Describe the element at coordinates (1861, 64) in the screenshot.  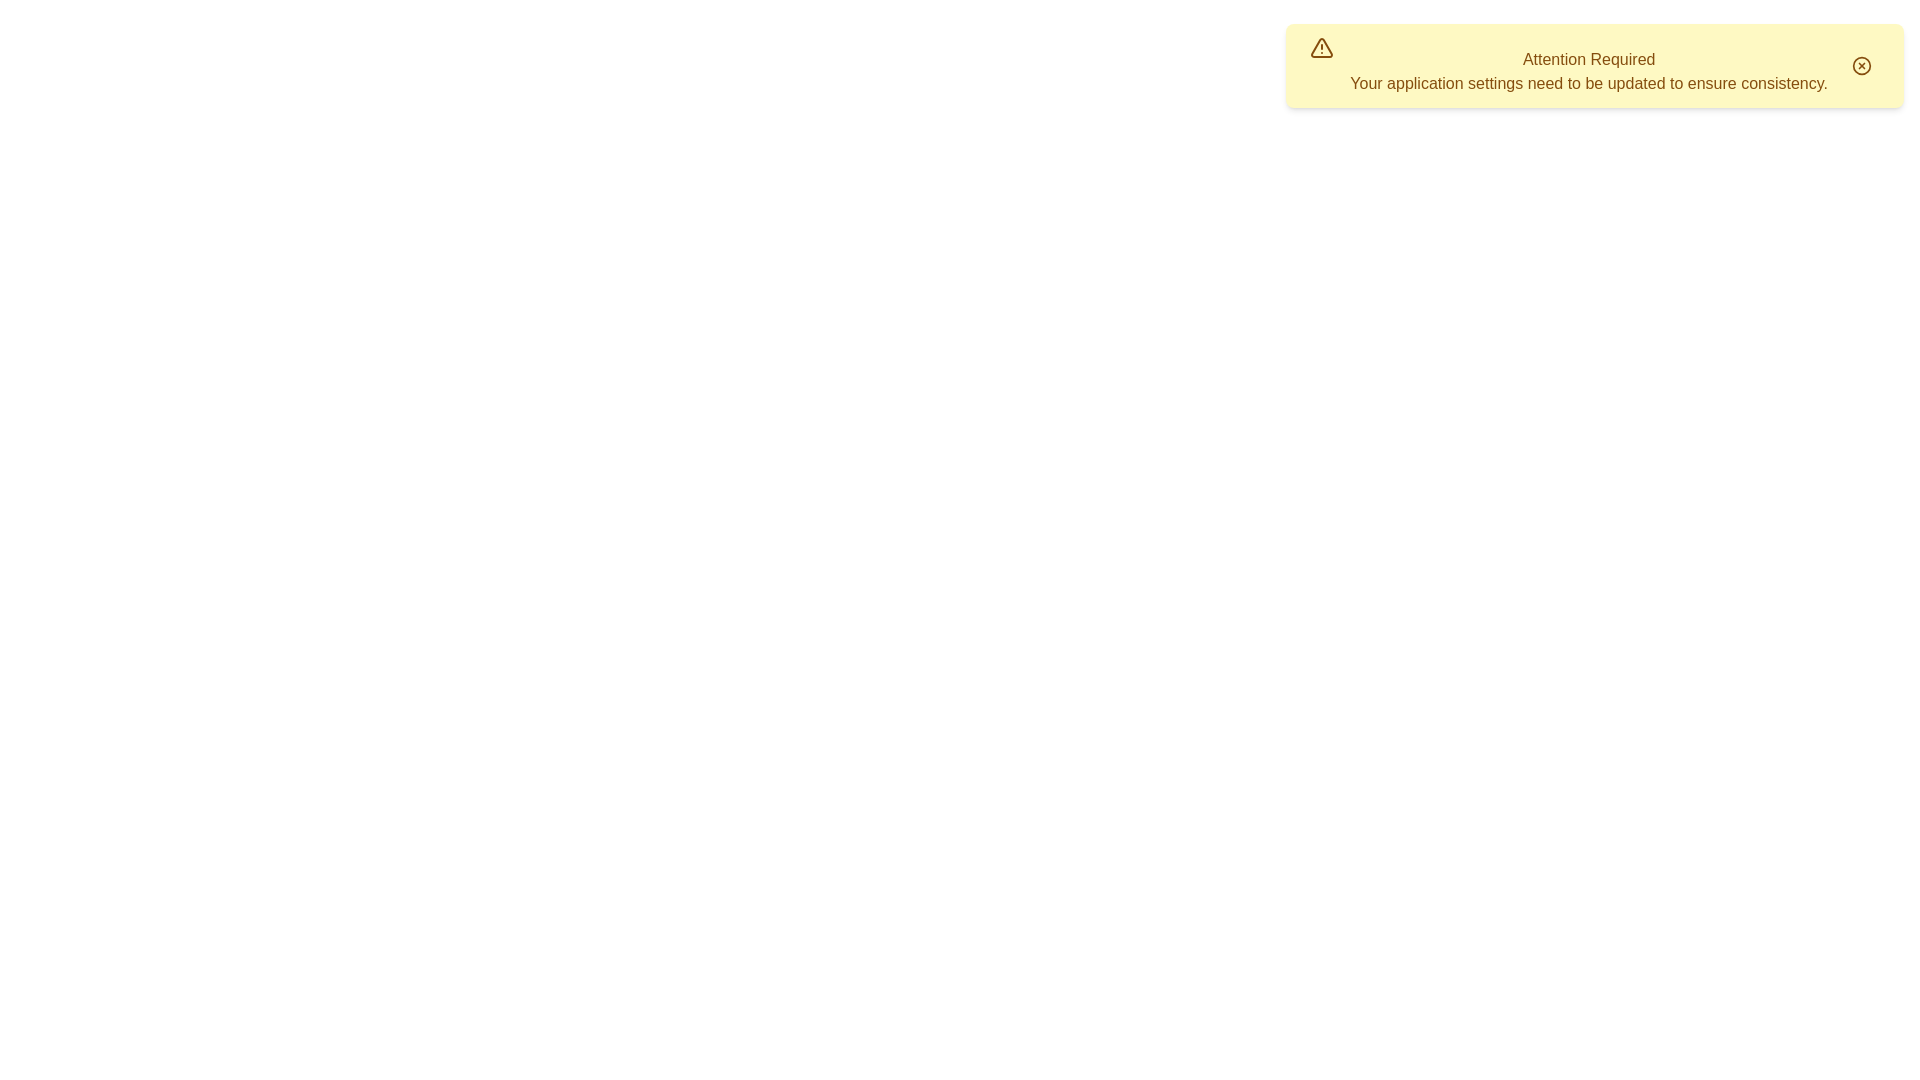
I see `the circular graphical component that is part of an icon with a thin border, located near the top-right corner of the interface, adjacent to a warning message` at that location.